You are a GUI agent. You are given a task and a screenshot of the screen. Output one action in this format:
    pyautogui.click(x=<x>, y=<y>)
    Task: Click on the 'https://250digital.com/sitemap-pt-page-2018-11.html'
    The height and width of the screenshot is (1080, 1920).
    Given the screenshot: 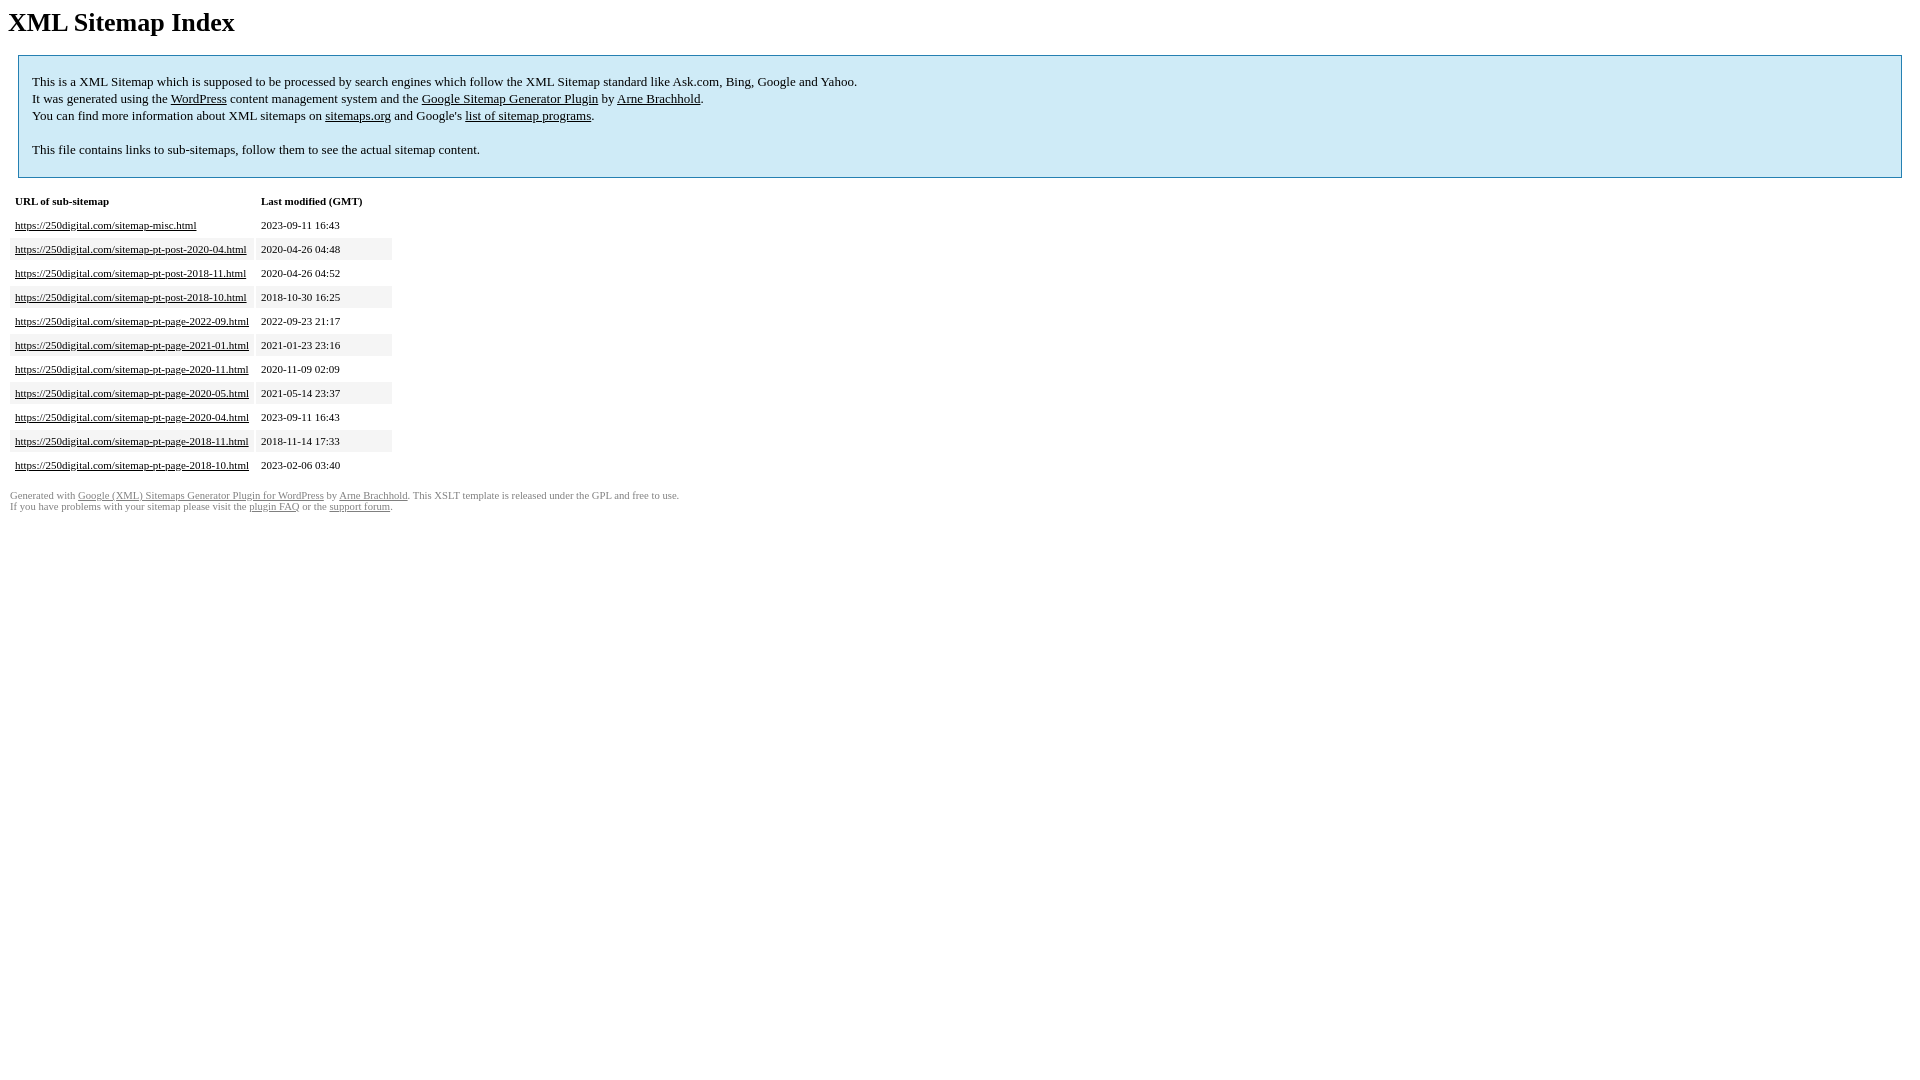 What is the action you would take?
    pyautogui.click(x=14, y=439)
    